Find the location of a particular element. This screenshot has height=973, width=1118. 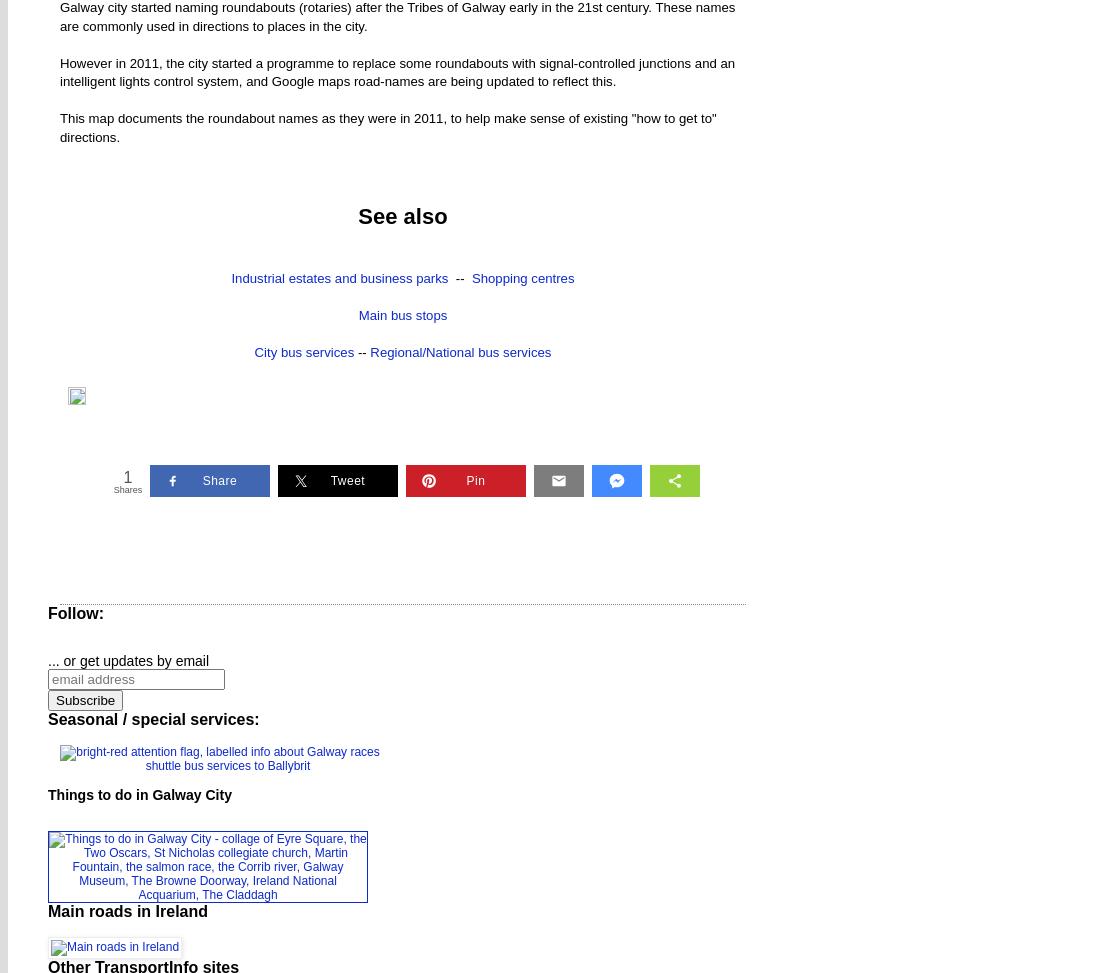

'Main roads in Ireland' is located at coordinates (47, 909).